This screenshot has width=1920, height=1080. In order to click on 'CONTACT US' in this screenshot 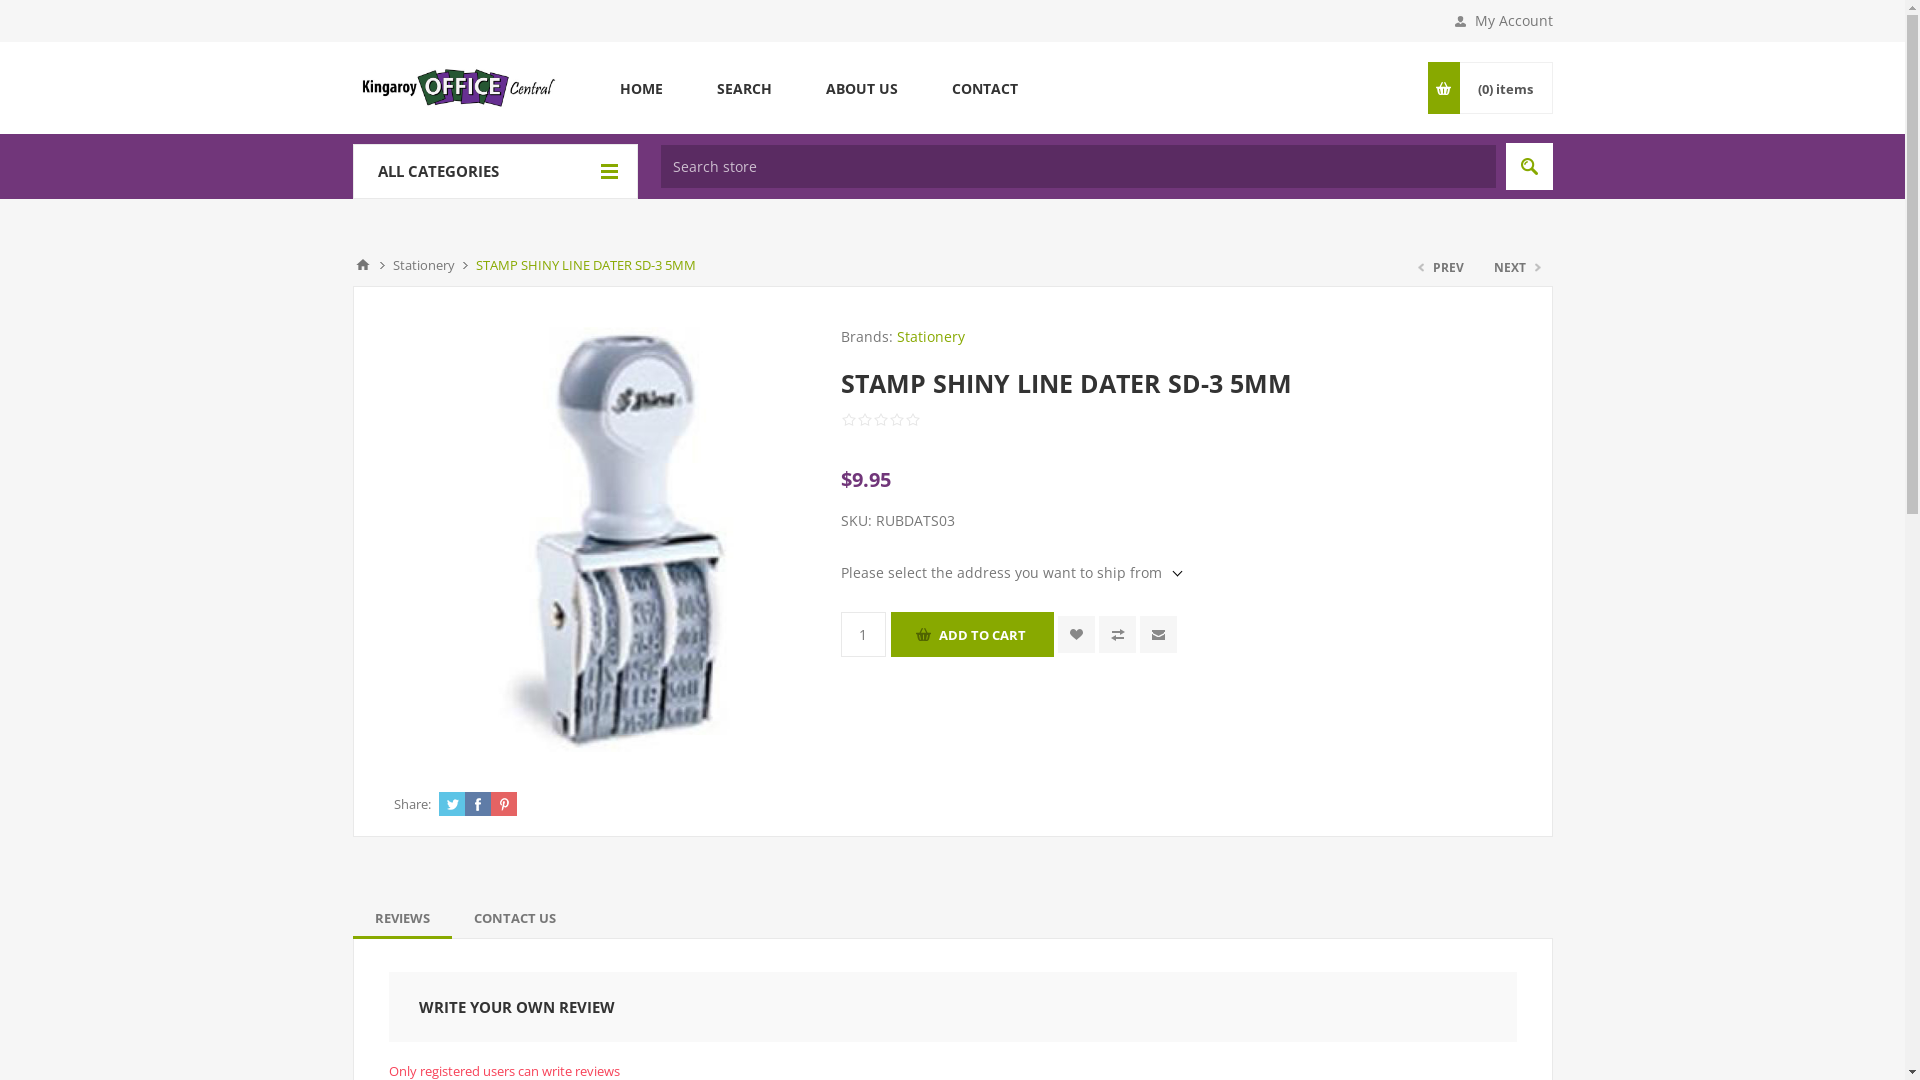, I will do `click(514, 918)`.